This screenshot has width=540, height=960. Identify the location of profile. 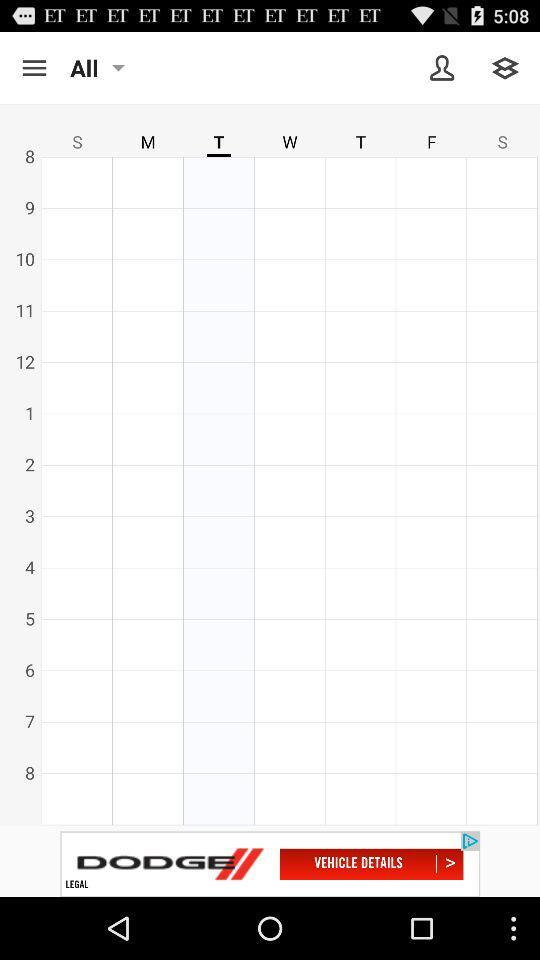
(442, 68).